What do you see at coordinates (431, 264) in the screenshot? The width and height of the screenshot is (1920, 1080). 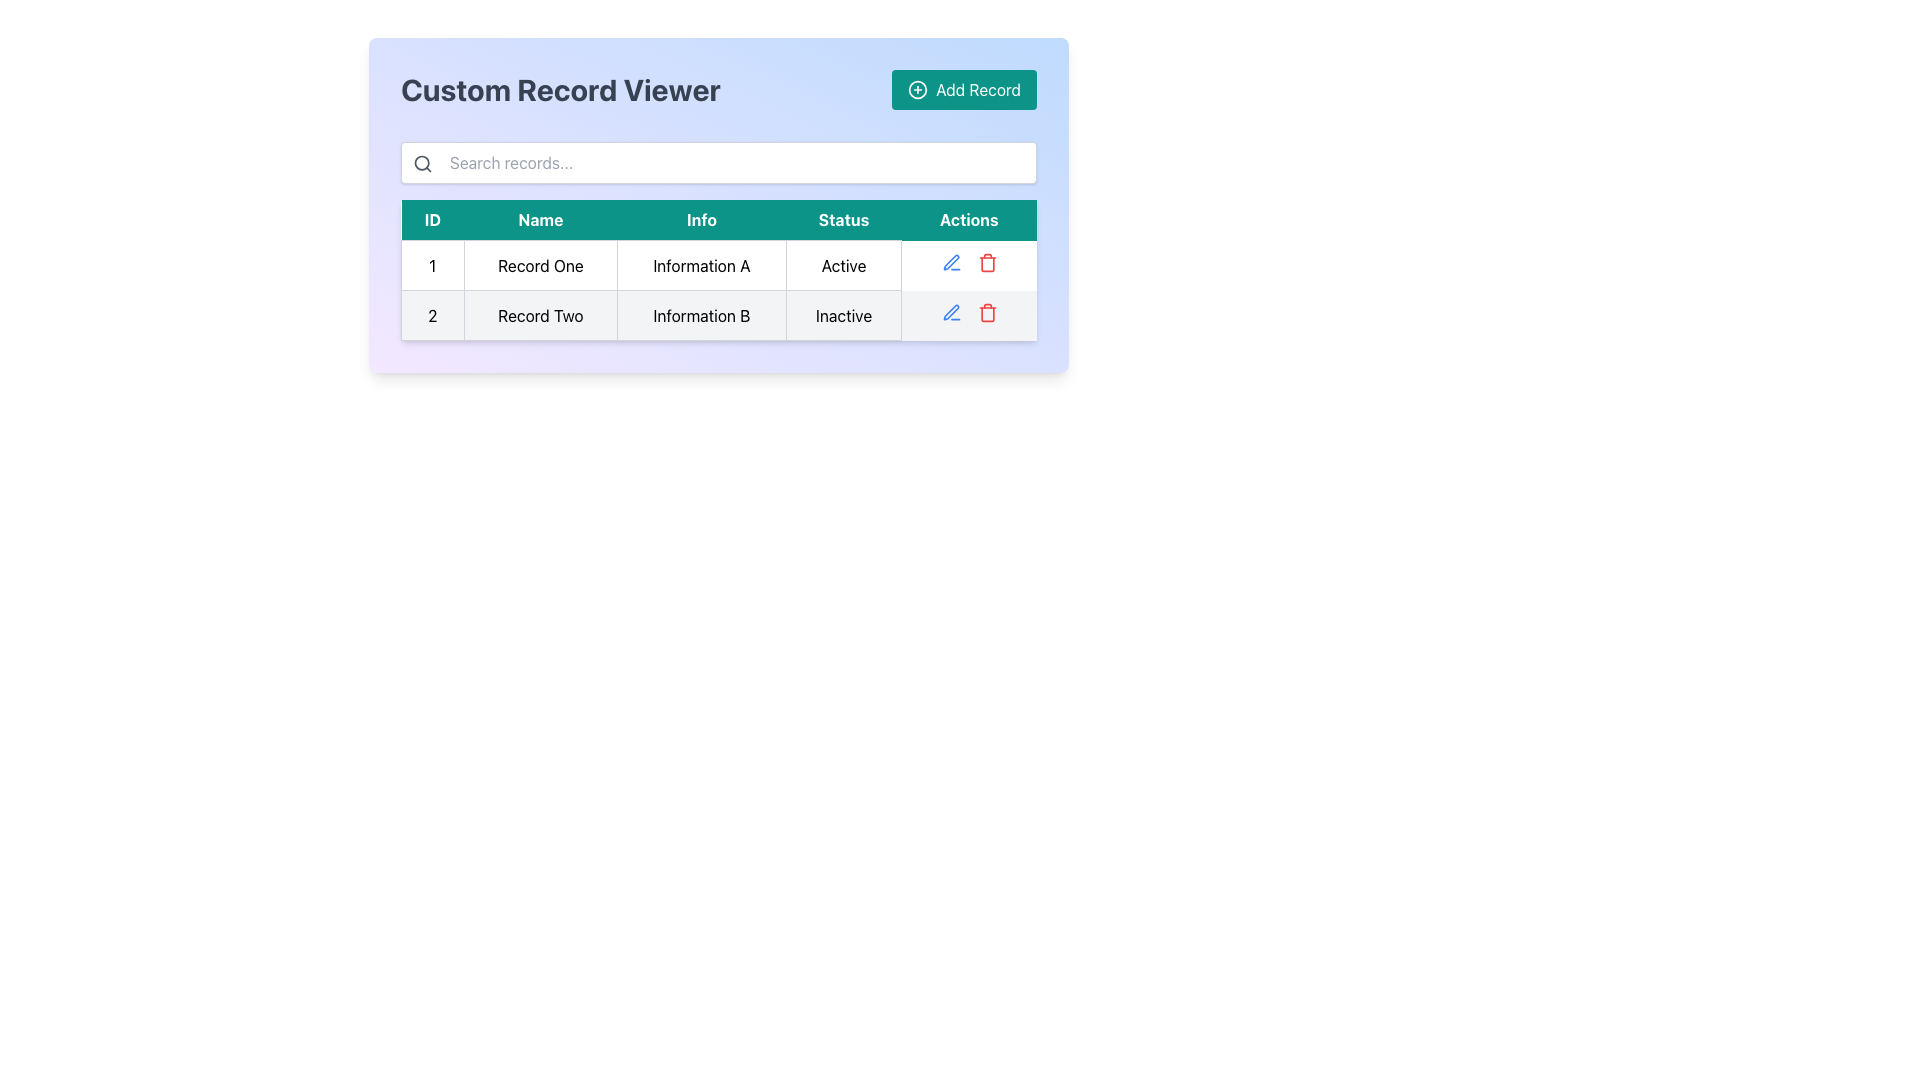 I see `text from the table cell displaying the row ID for 'Record One' in the first row under the 'ID' column` at bounding box center [431, 264].